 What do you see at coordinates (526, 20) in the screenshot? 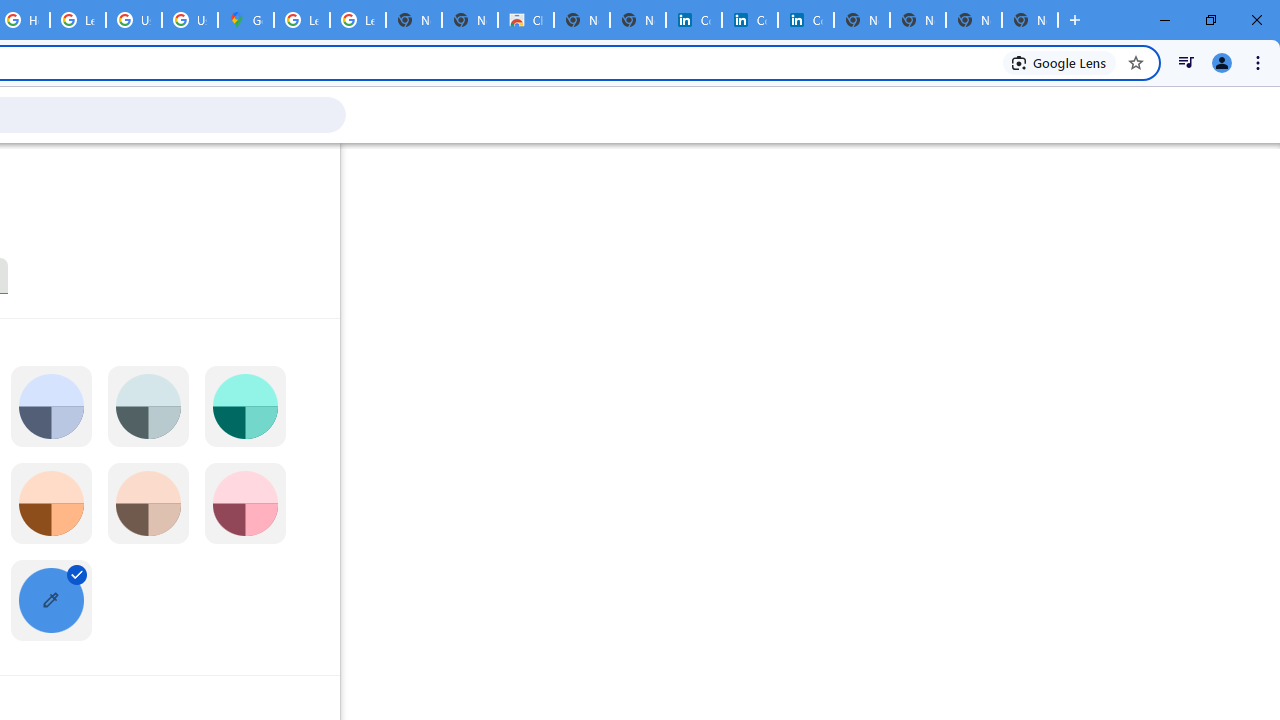
I see `'Chrome Web Store'` at bounding box center [526, 20].